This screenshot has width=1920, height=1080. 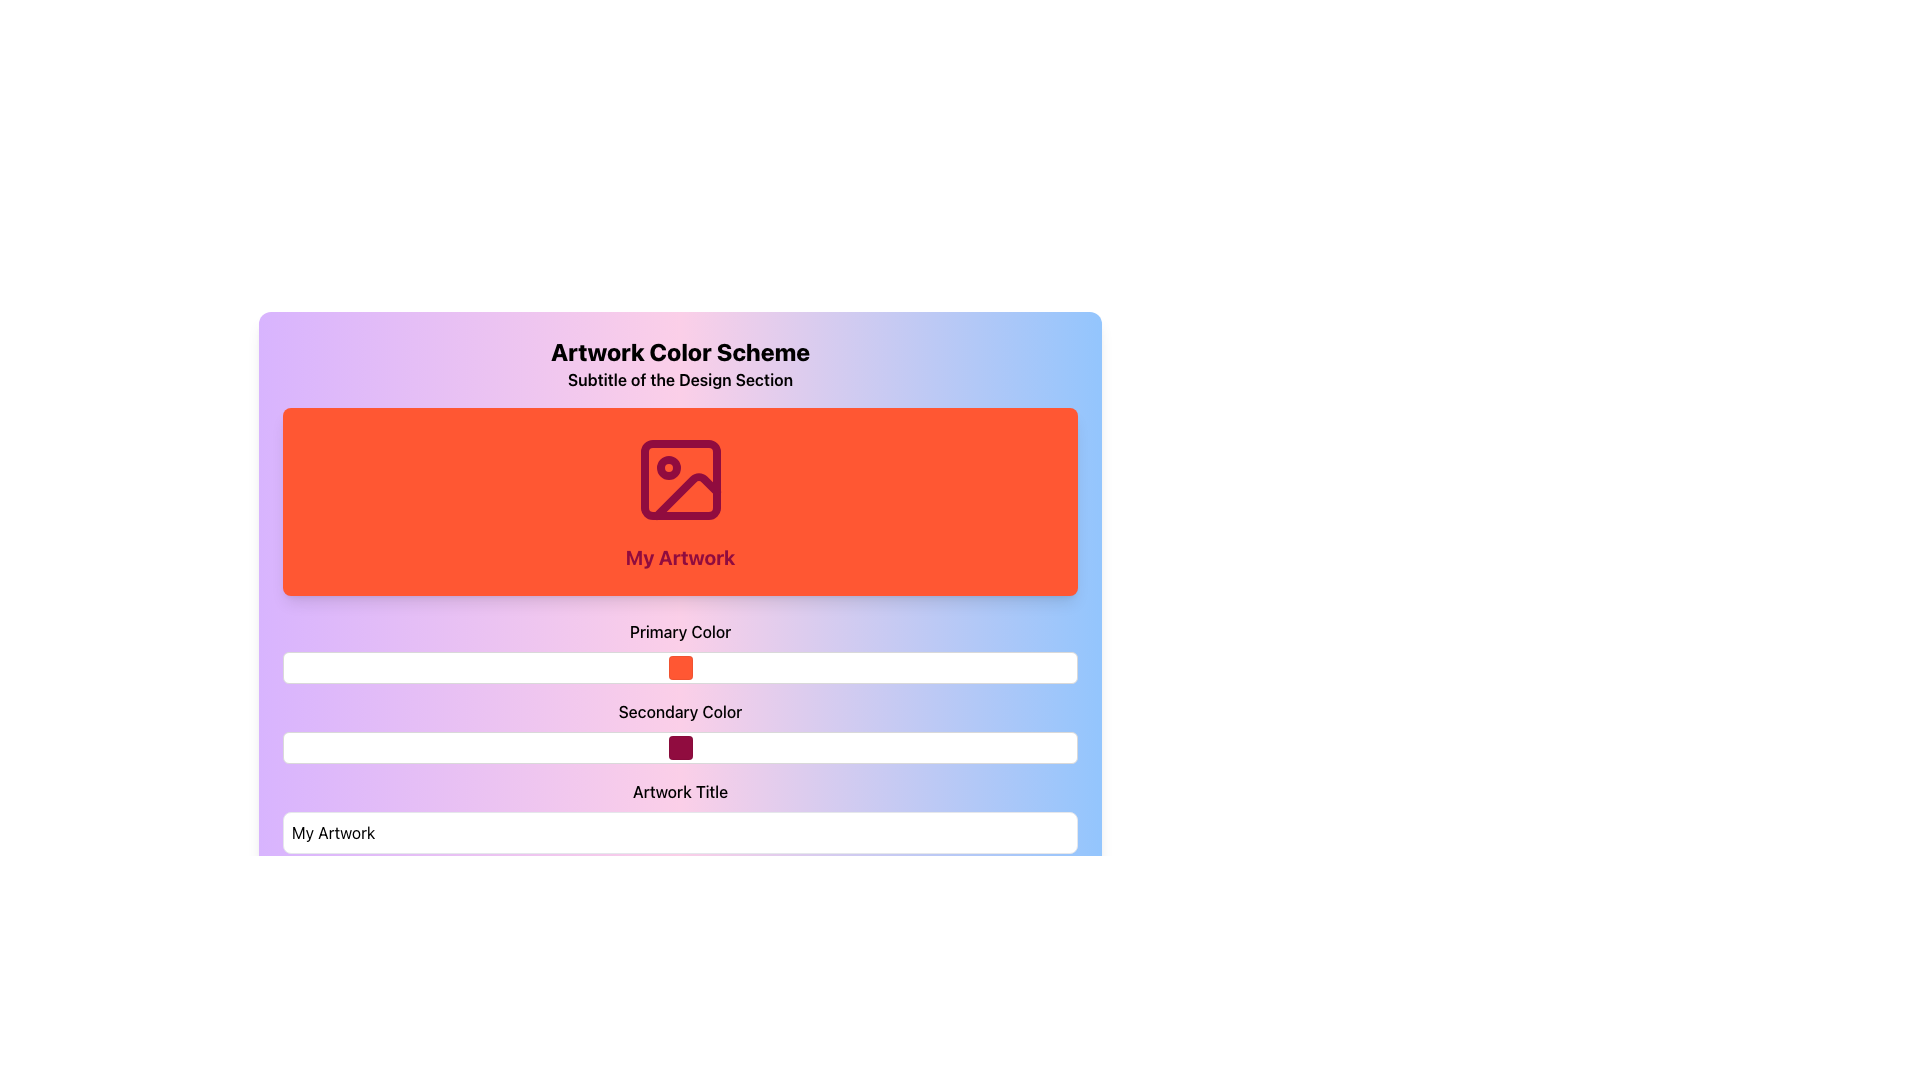 What do you see at coordinates (680, 667) in the screenshot?
I see `the square color block that serves as the Color picker trigger, which is solid red and located near the 'Primary Color' label` at bounding box center [680, 667].